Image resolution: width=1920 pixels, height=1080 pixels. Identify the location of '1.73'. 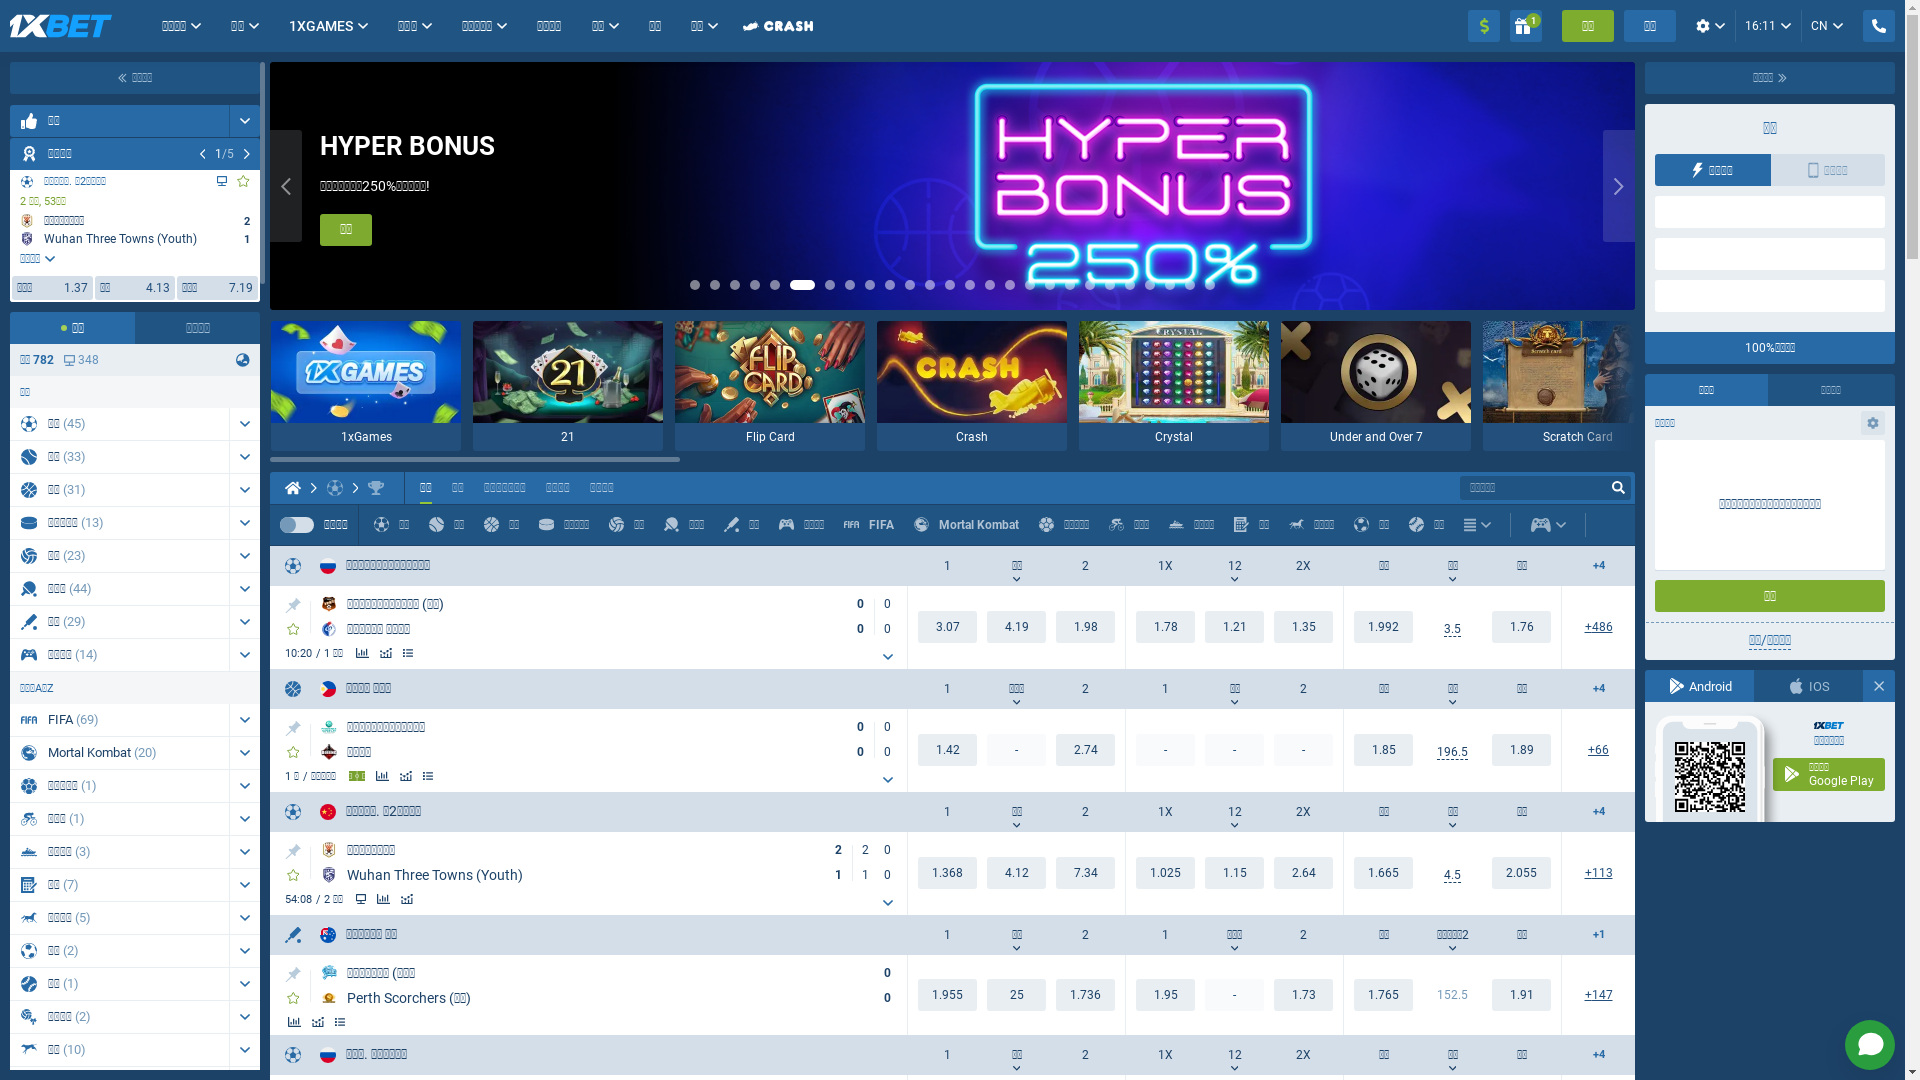
(1272, 995).